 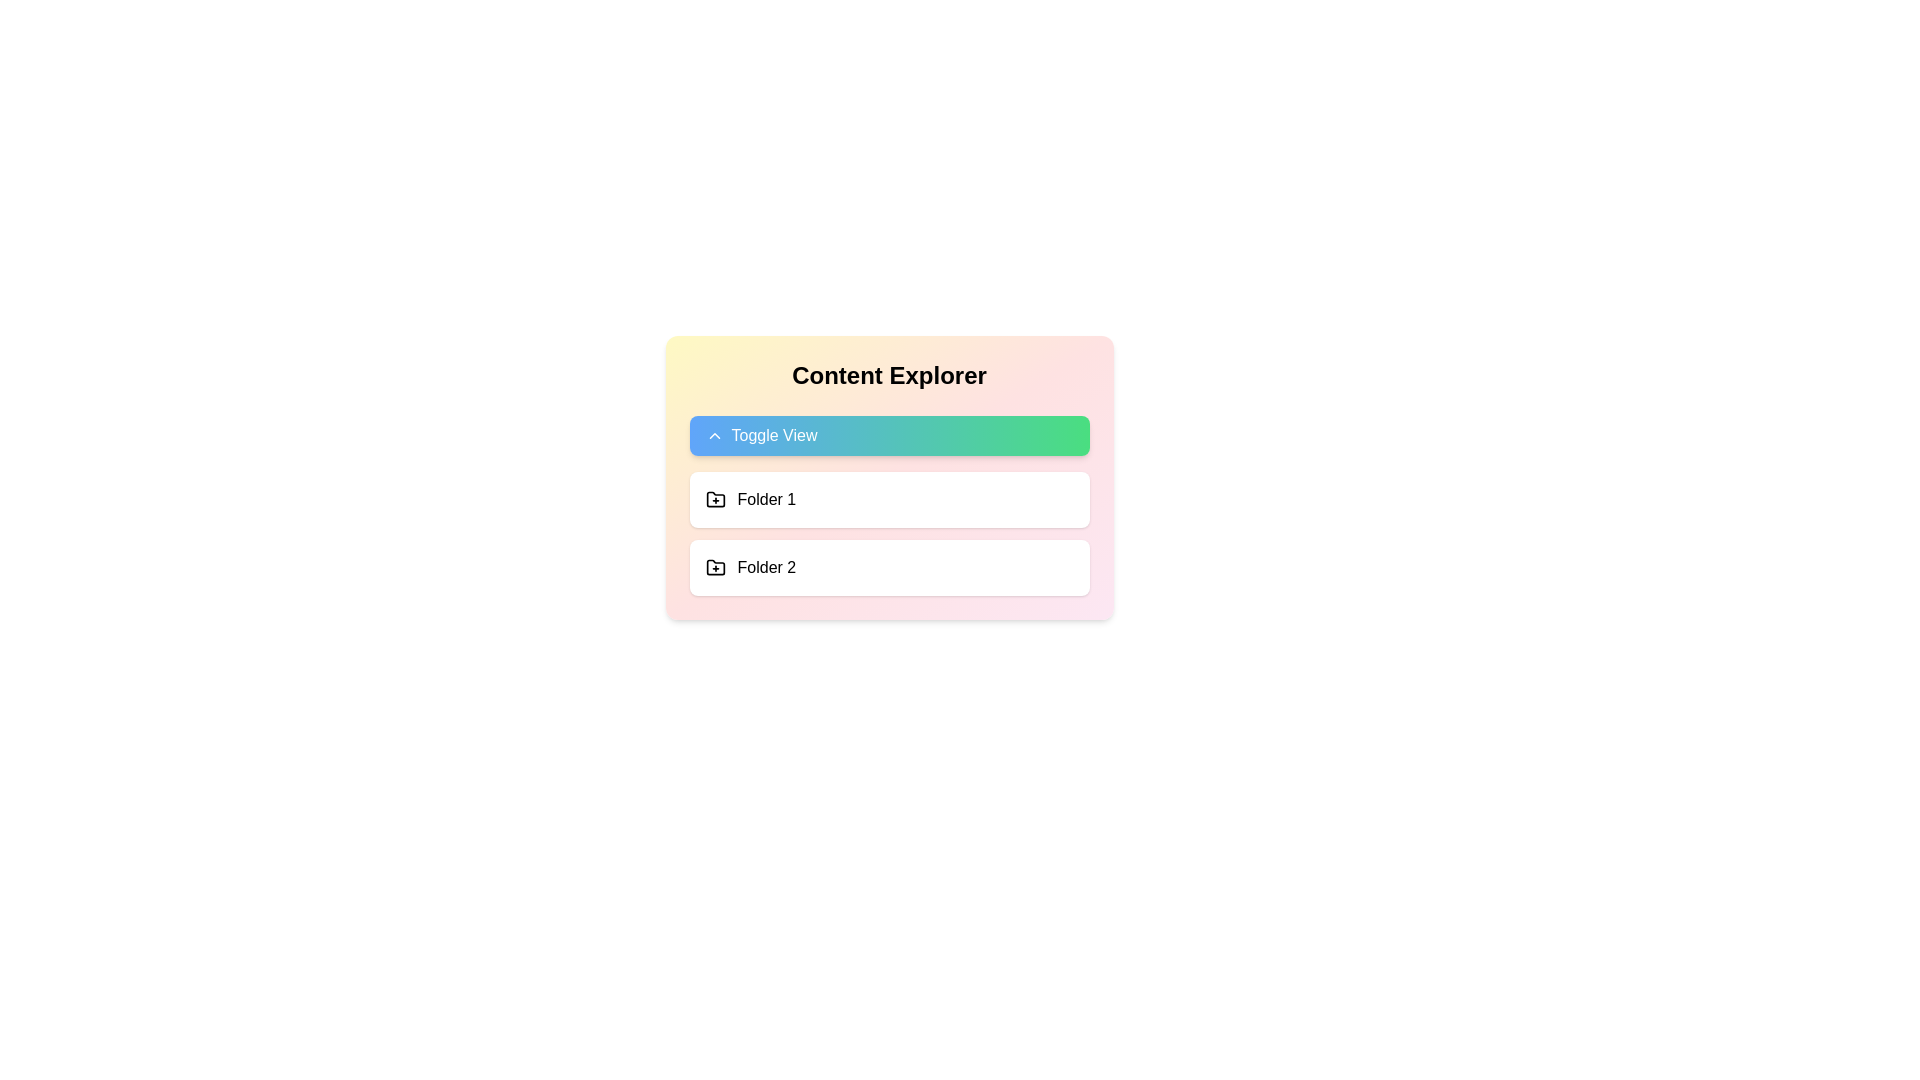 What do you see at coordinates (749, 499) in the screenshot?
I see `the folder button labeled 'Folder 1'` at bounding box center [749, 499].